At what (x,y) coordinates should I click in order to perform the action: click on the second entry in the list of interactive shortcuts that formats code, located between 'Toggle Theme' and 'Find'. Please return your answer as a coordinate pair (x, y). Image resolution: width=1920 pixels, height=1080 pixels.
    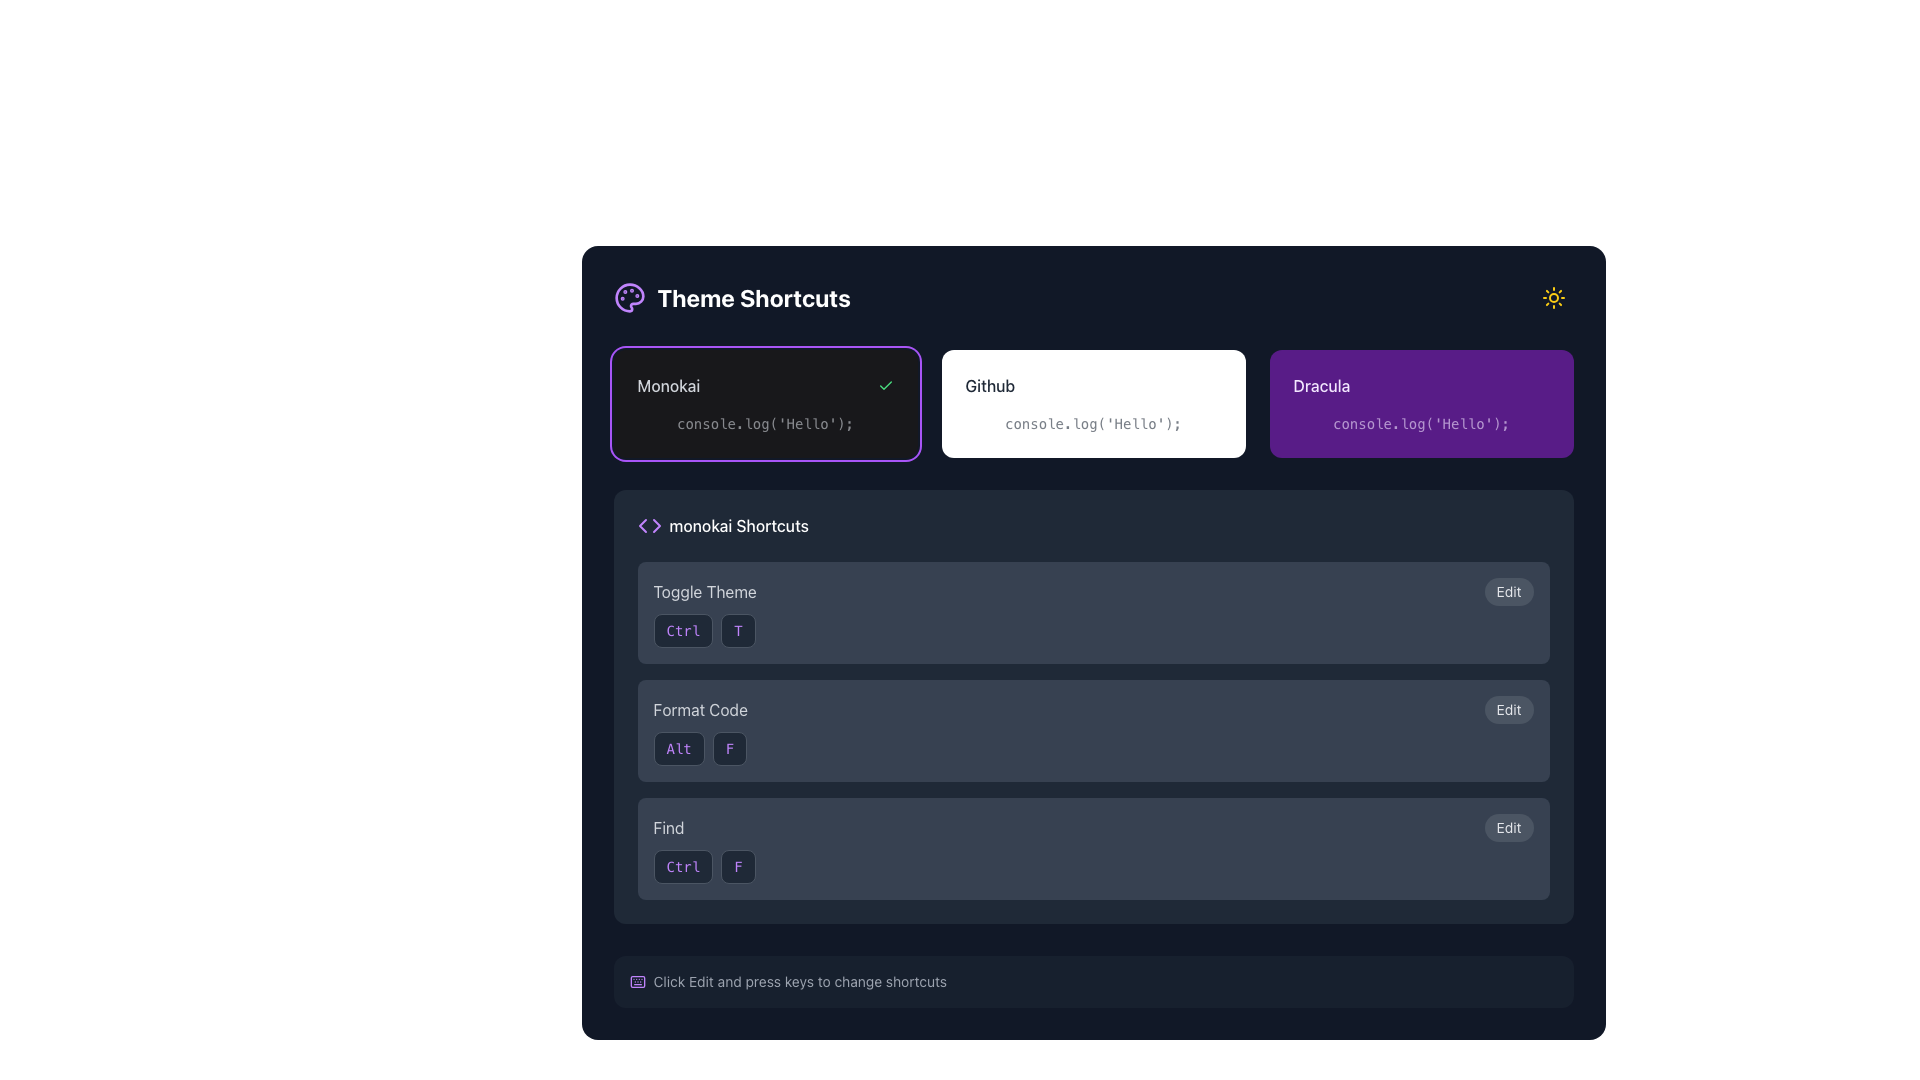
    Looking at the image, I should click on (1092, 731).